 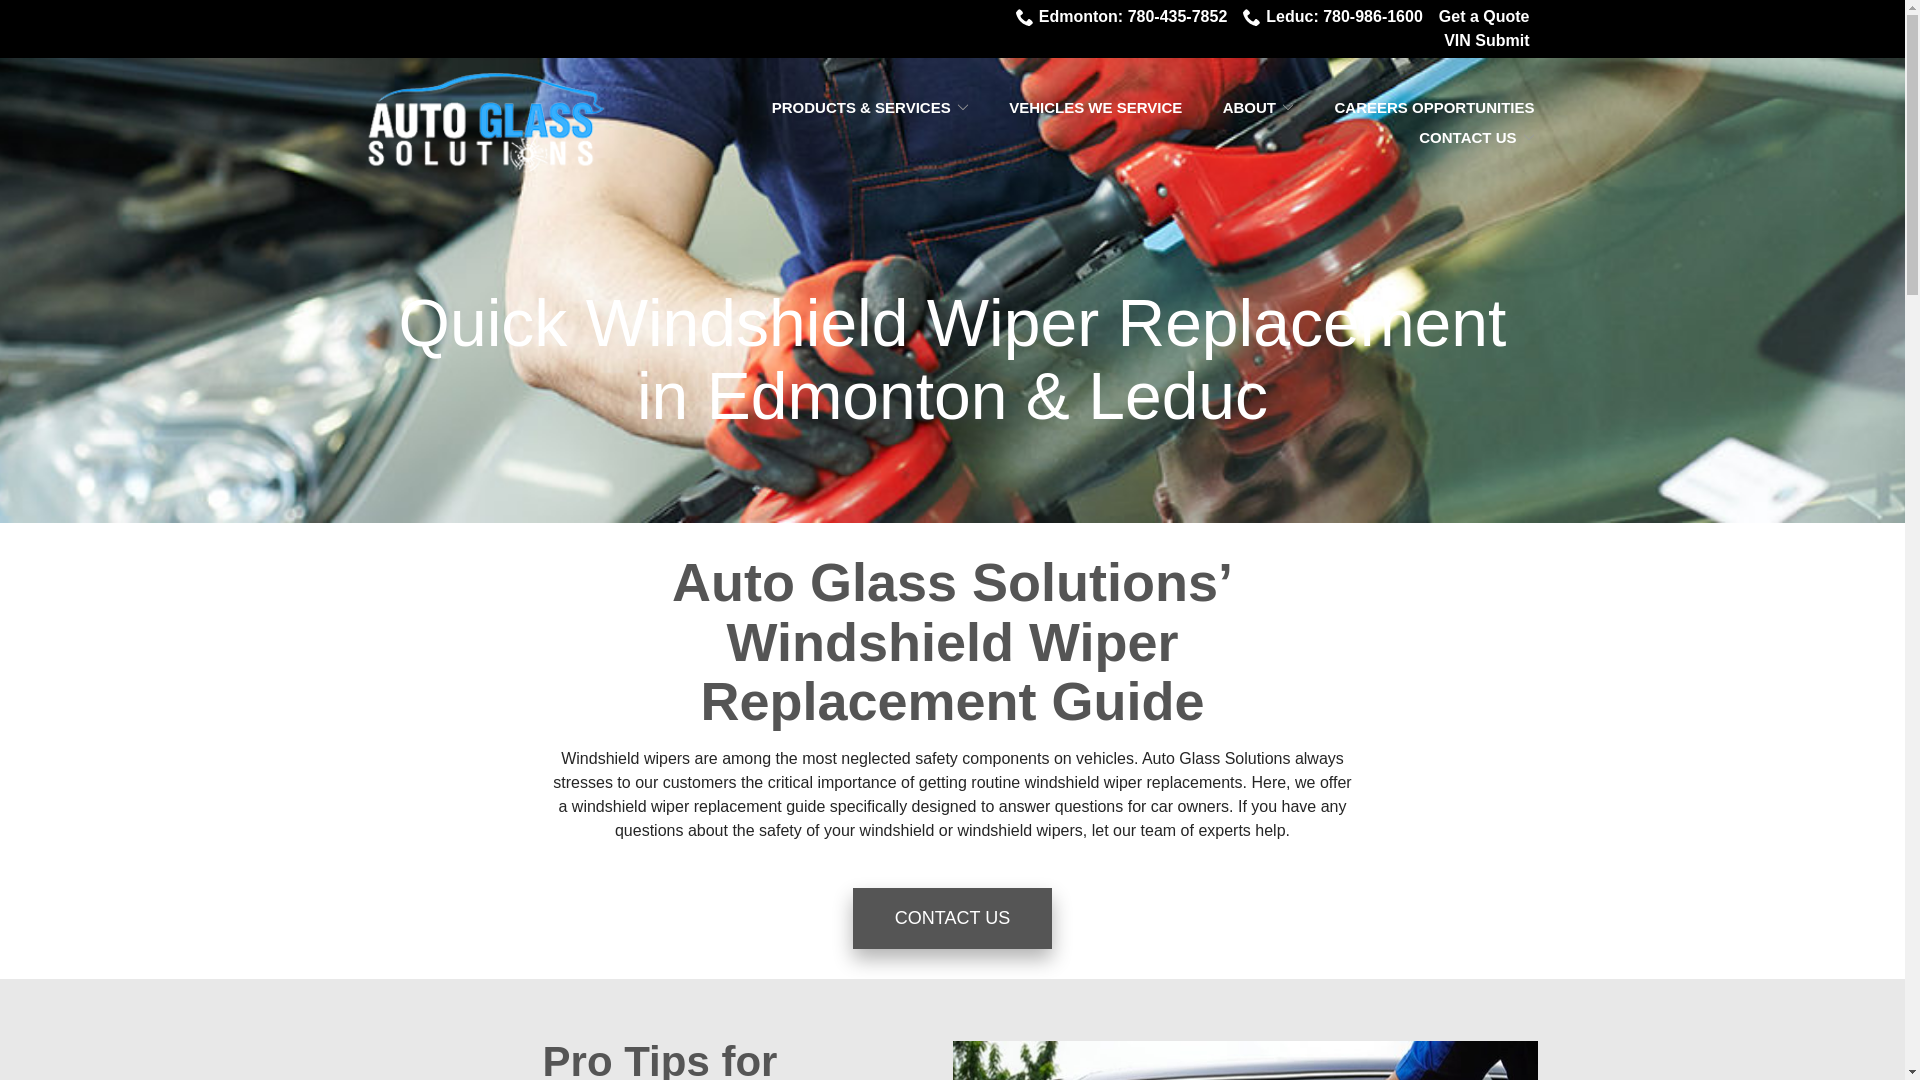 What do you see at coordinates (1094, 107) in the screenshot?
I see `'VEHICLES WE SERVICE'` at bounding box center [1094, 107].